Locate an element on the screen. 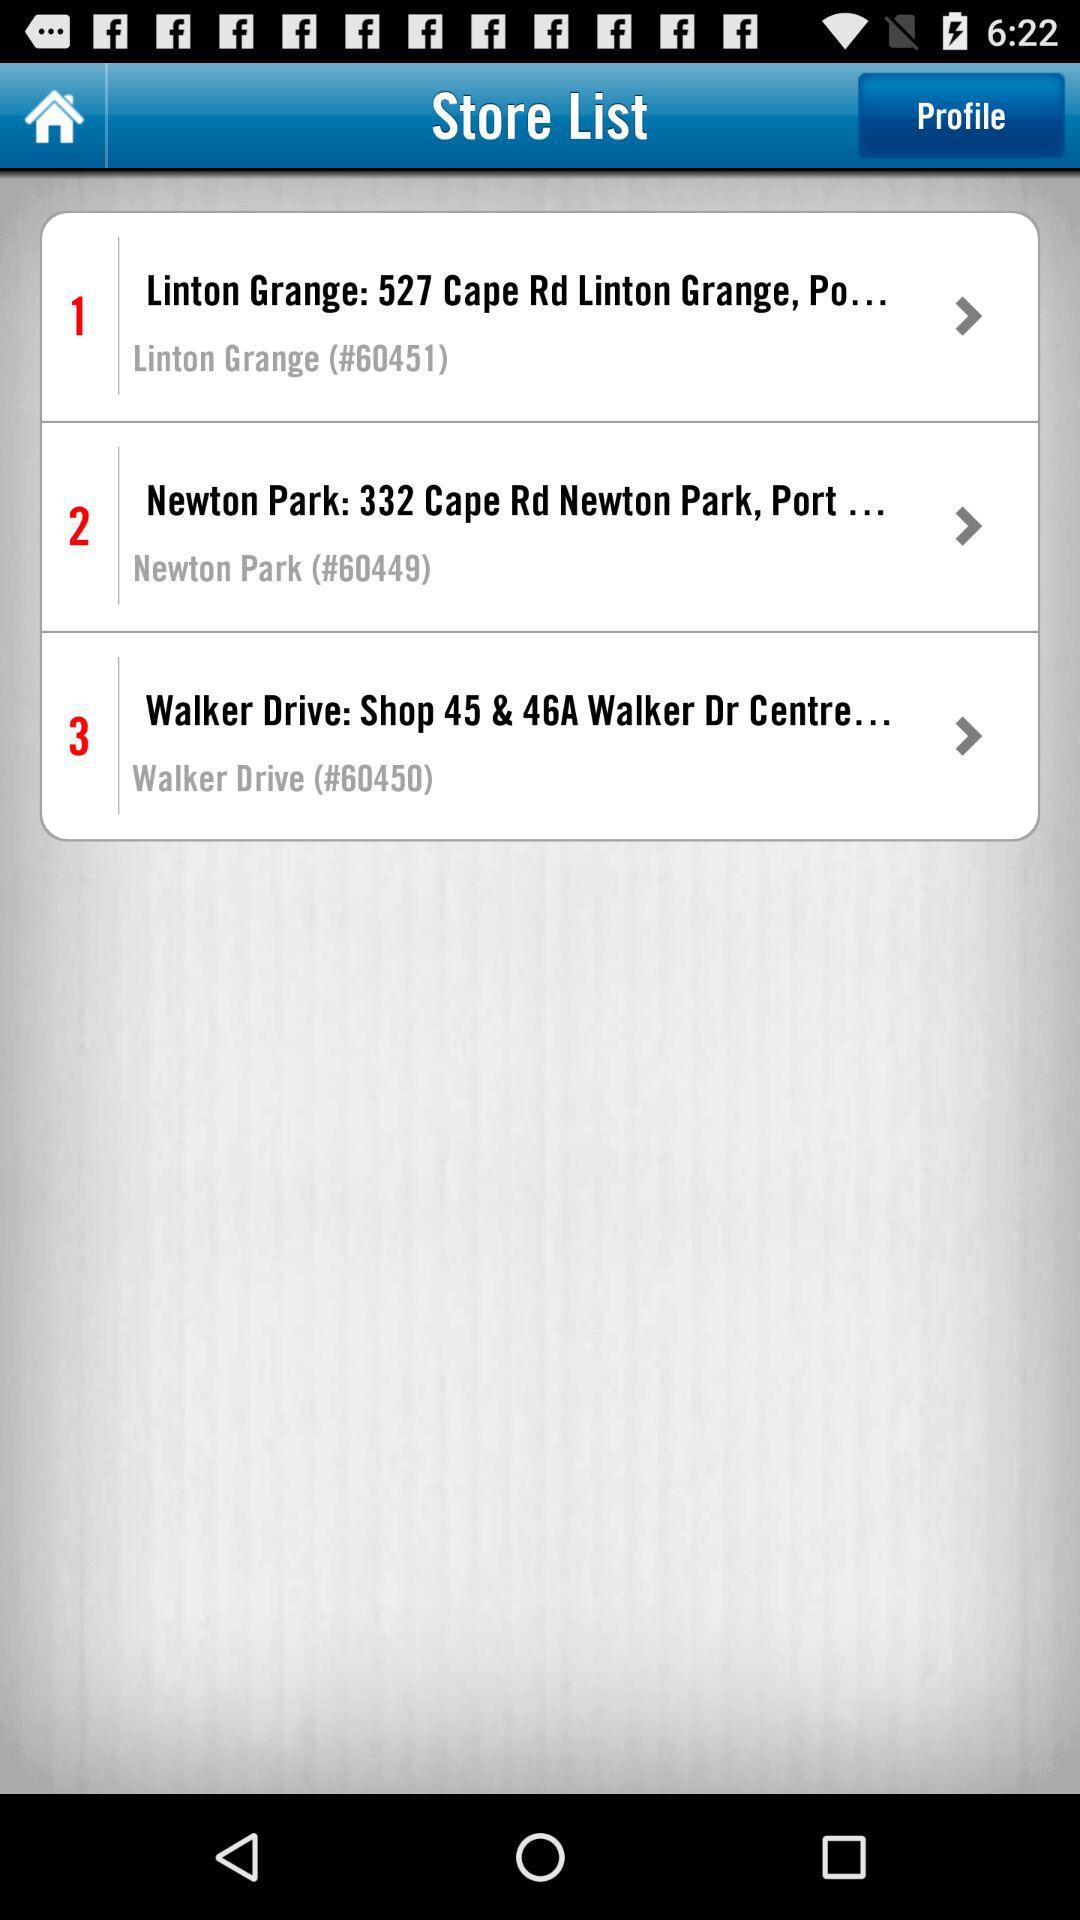 The image size is (1080, 1920). profile icon is located at coordinates (960, 114).